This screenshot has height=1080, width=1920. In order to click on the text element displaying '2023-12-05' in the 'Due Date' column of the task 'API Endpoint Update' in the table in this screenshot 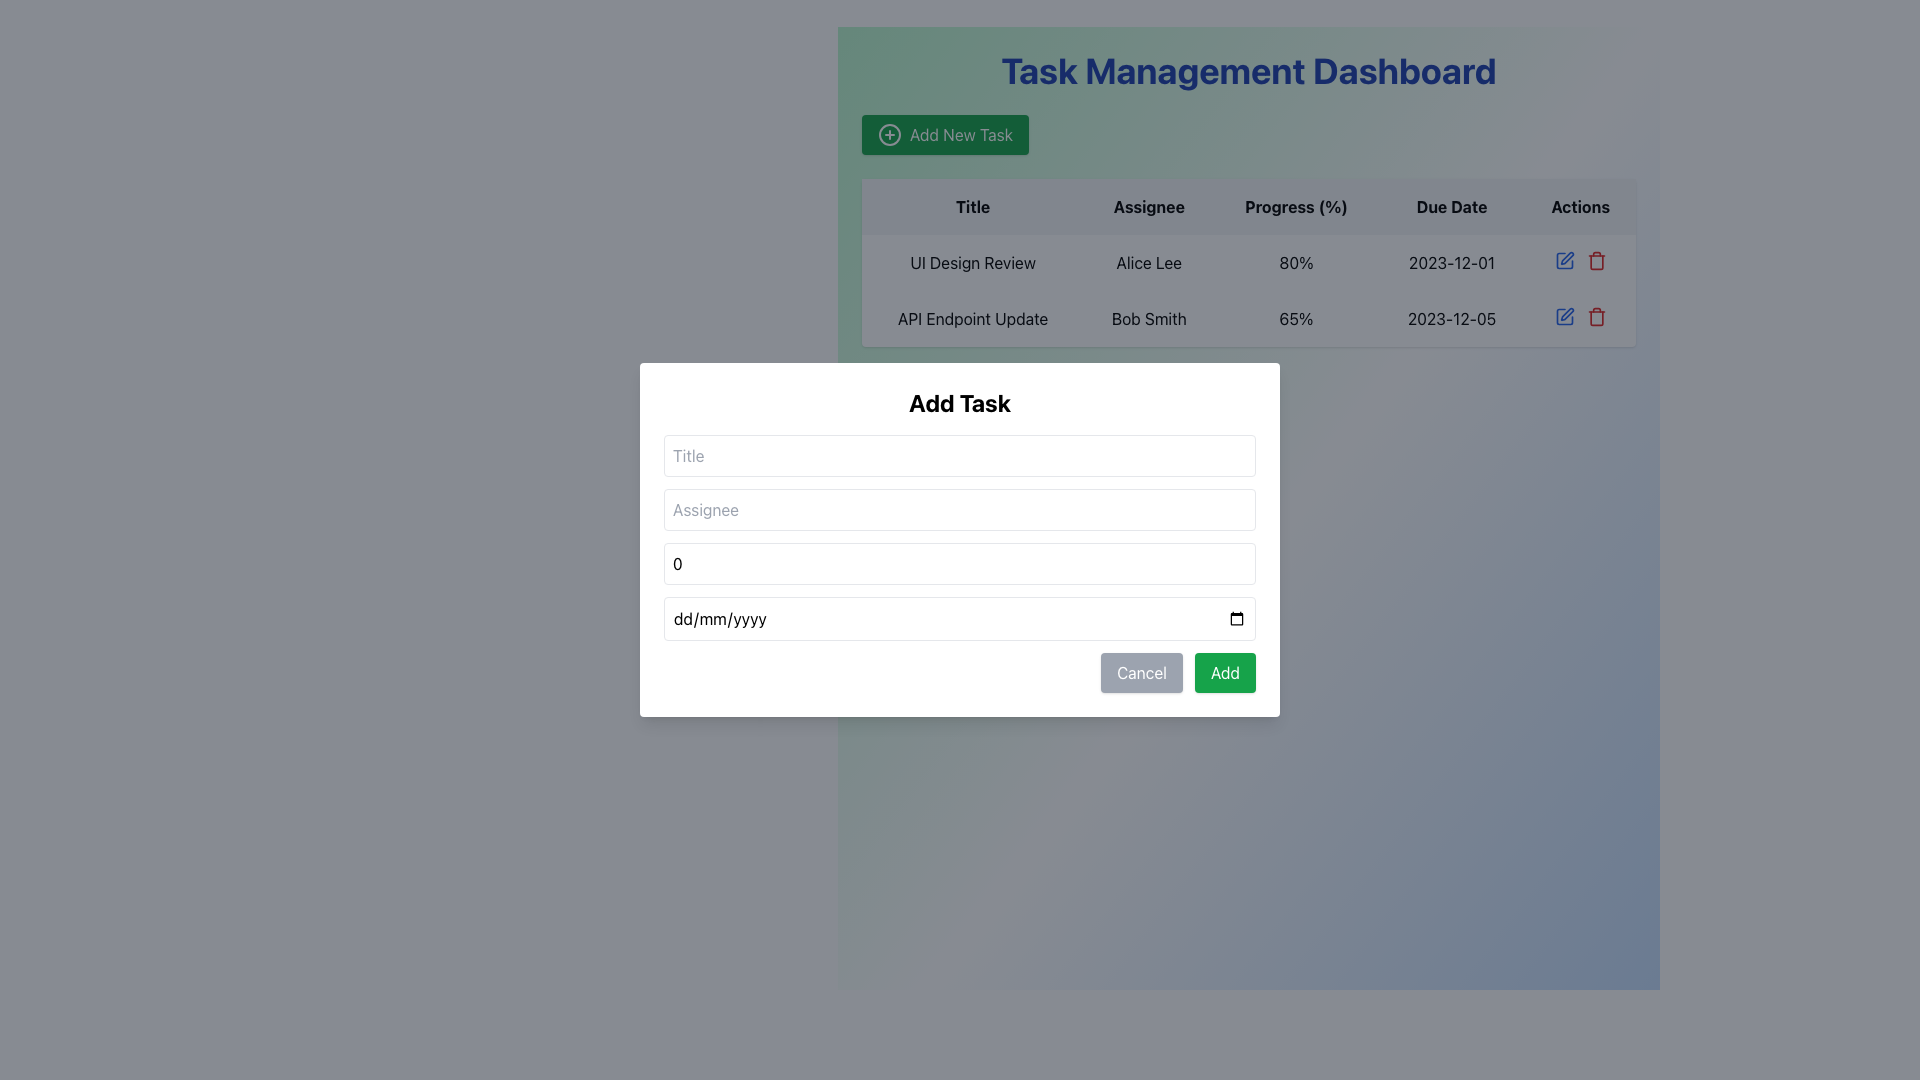, I will do `click(1452, 318)`.